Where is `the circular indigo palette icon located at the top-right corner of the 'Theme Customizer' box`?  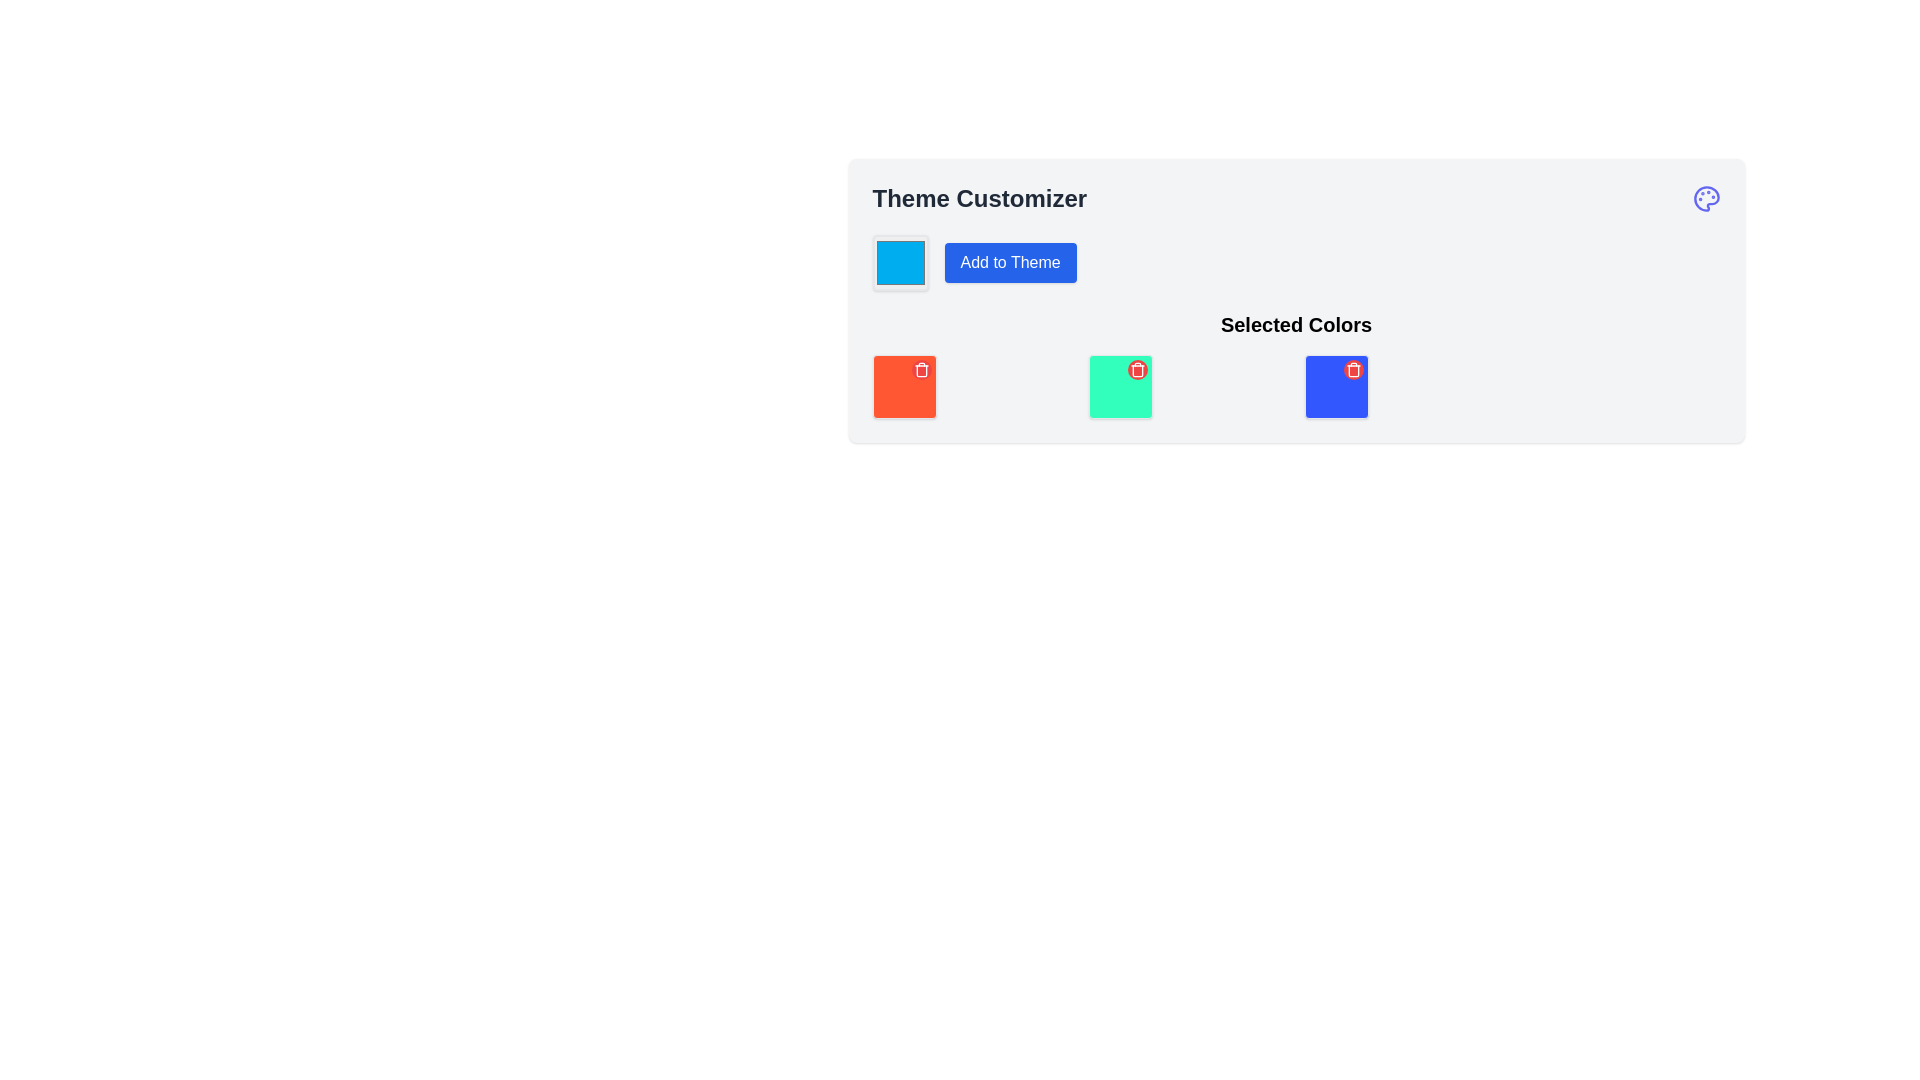
the circular indigo palette icon located at the top-right corner of the 'Theme Customizer' box is located at coordinates (1705, 199).